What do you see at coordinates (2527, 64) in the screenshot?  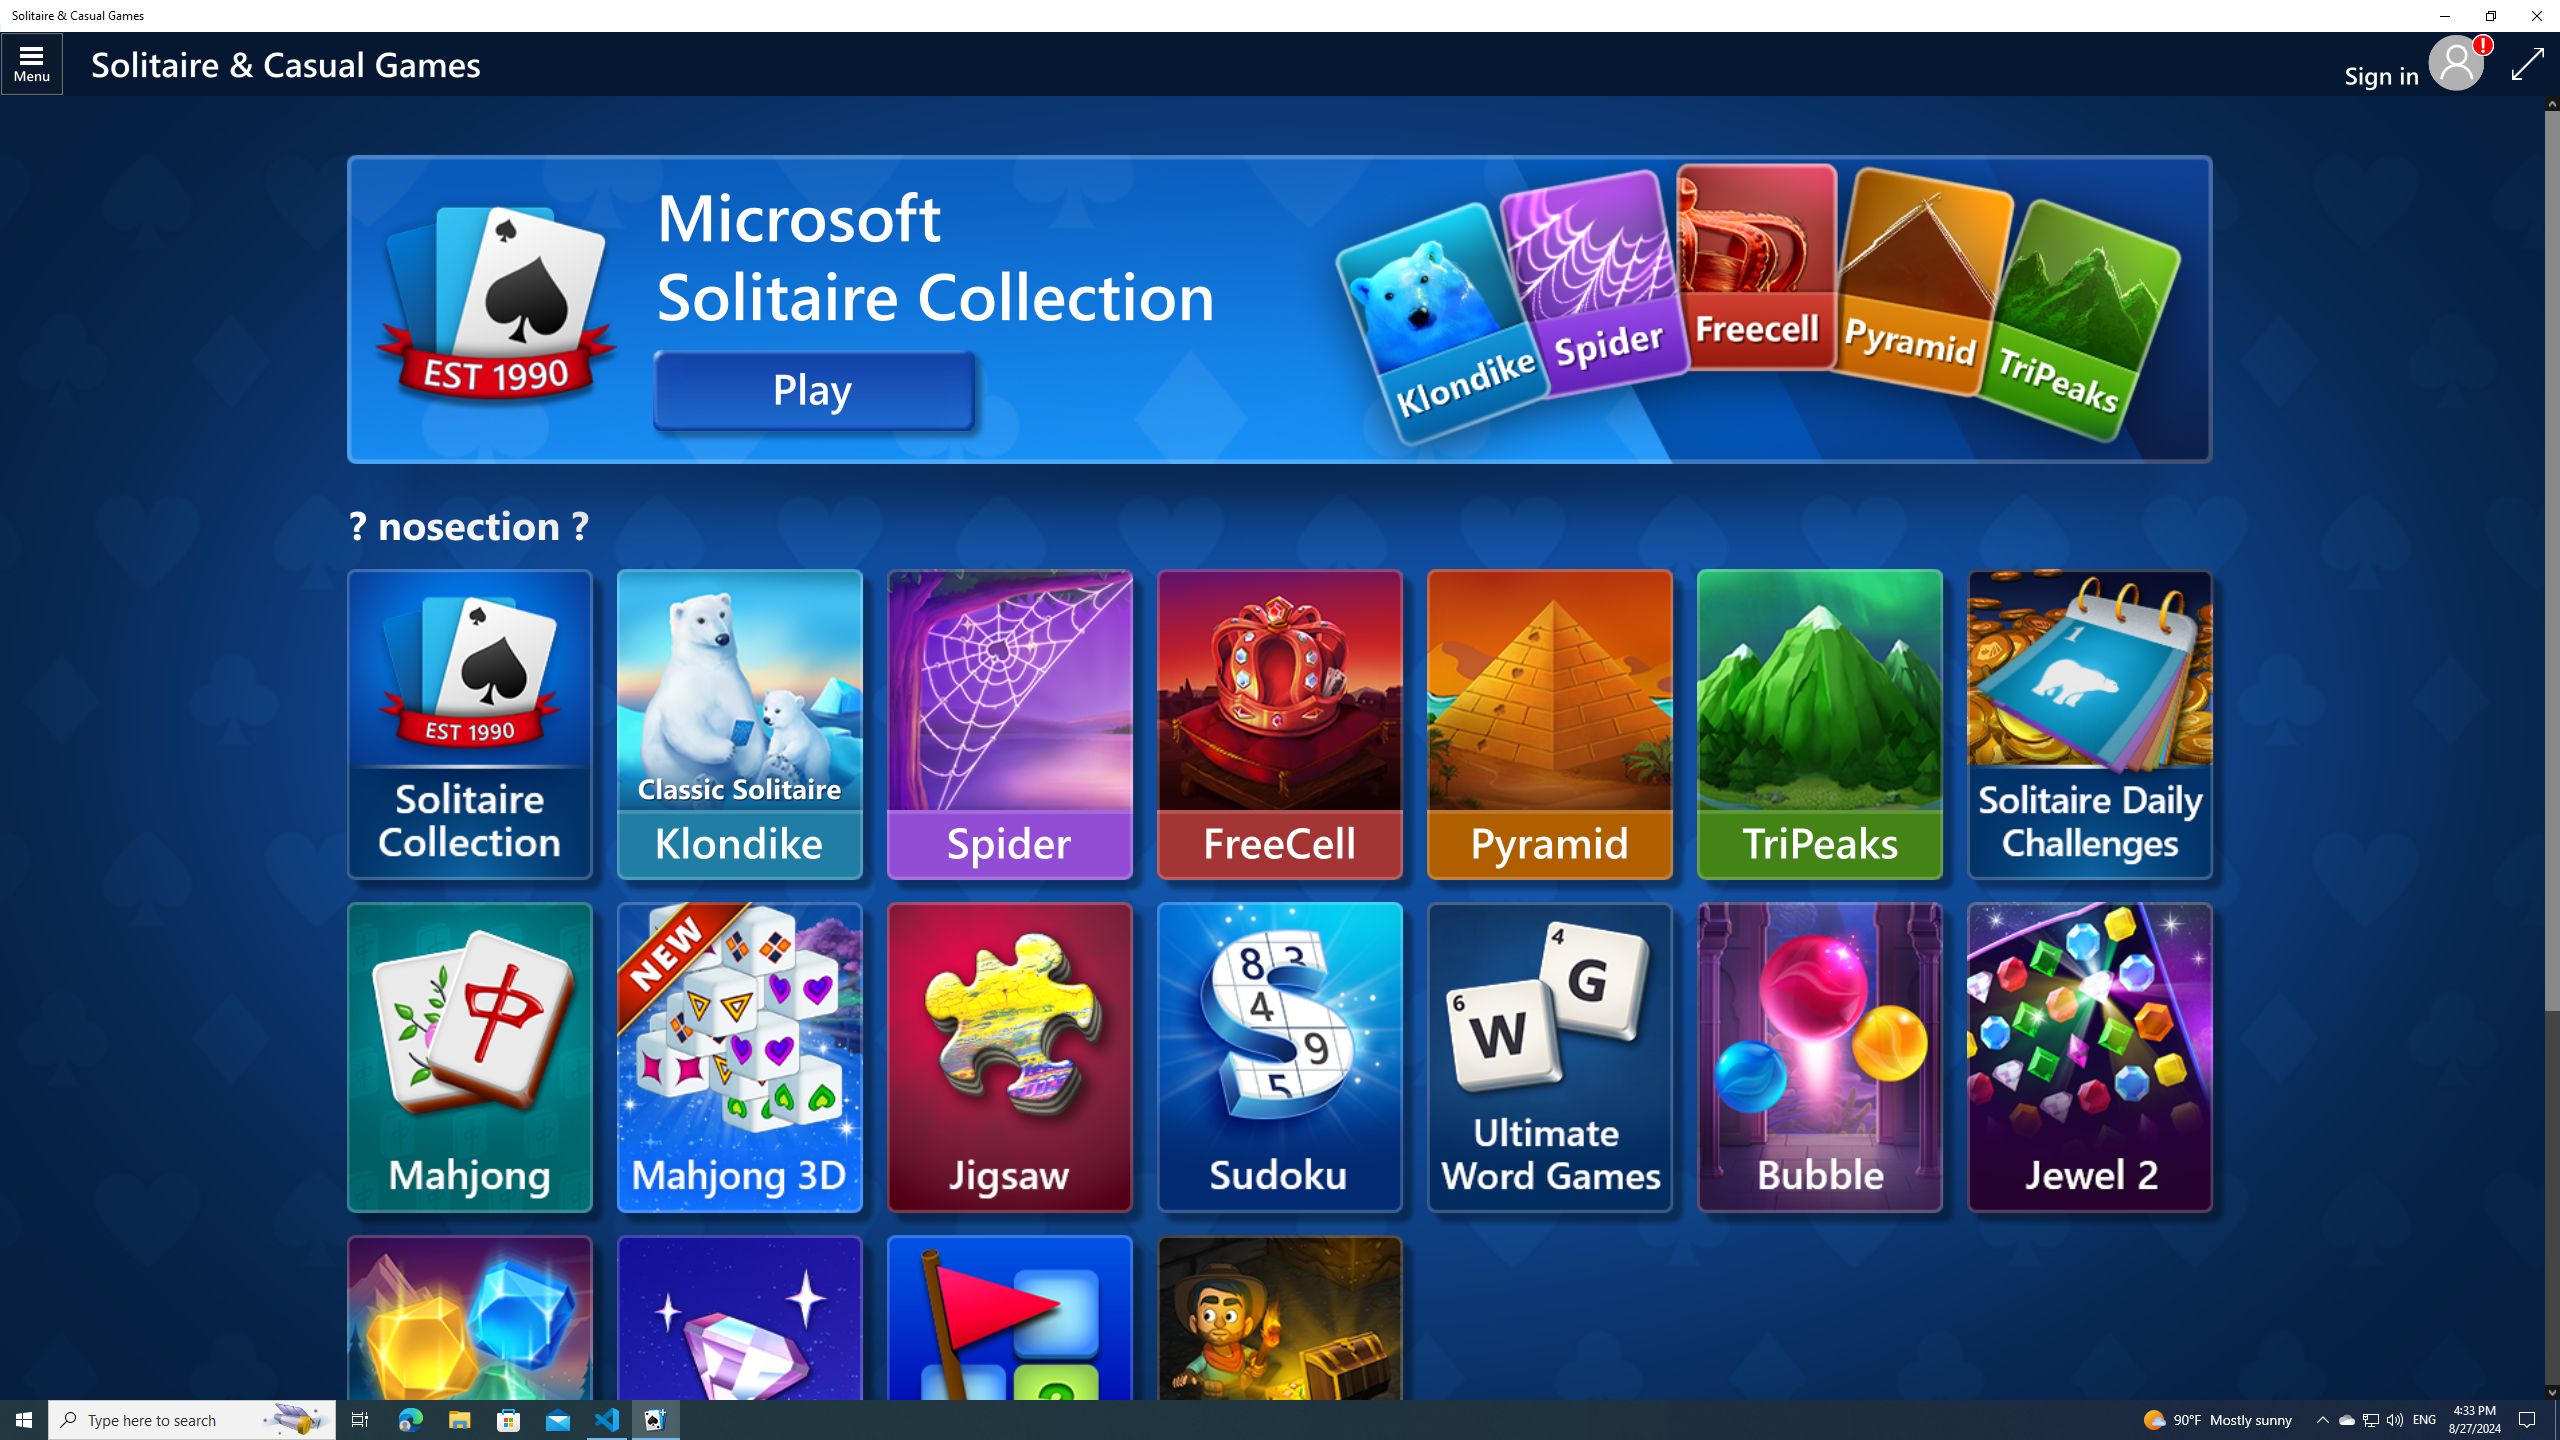 I see `'Full Screen View'` at bounding box center [2527, 64].